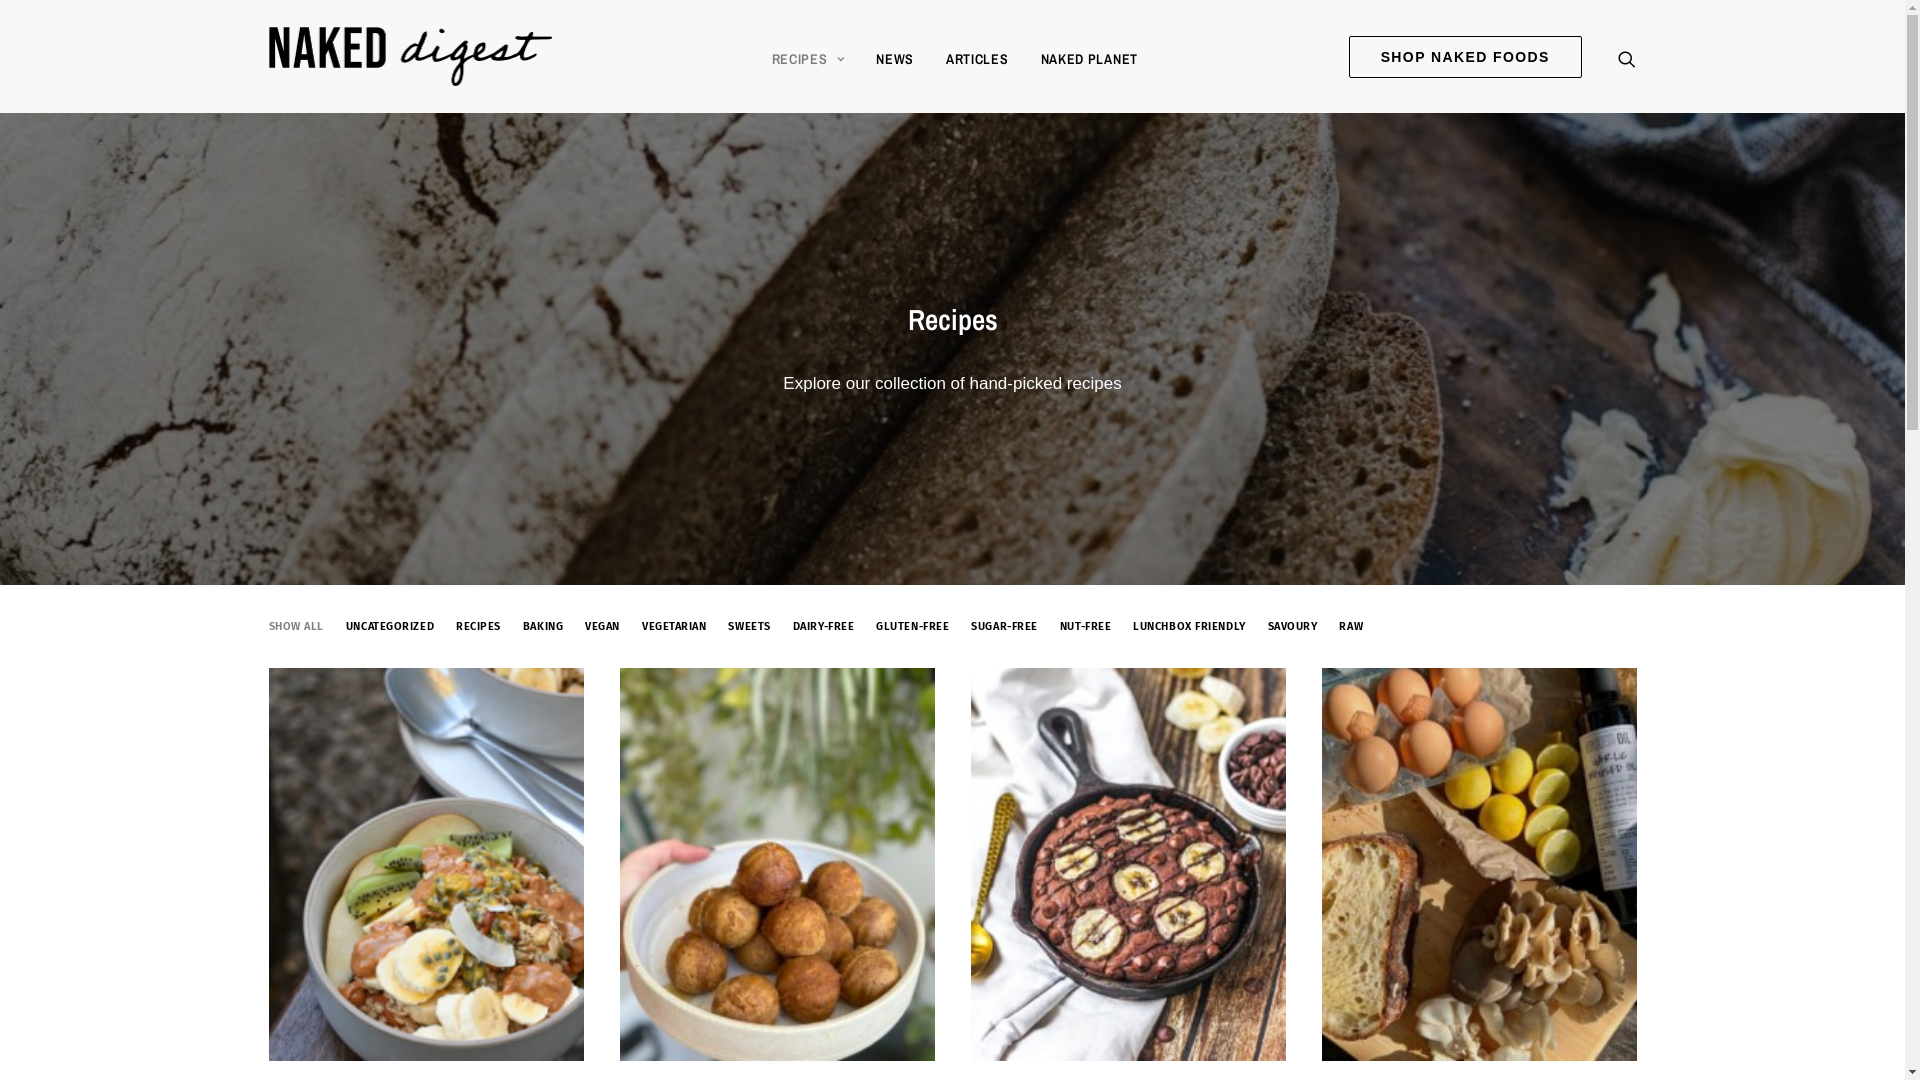 The image size is (1920, 1080). What do you see at coordinates (477, 625) in the screenshot?
I see `'RECIPES'` at bounding box center [477, 625].